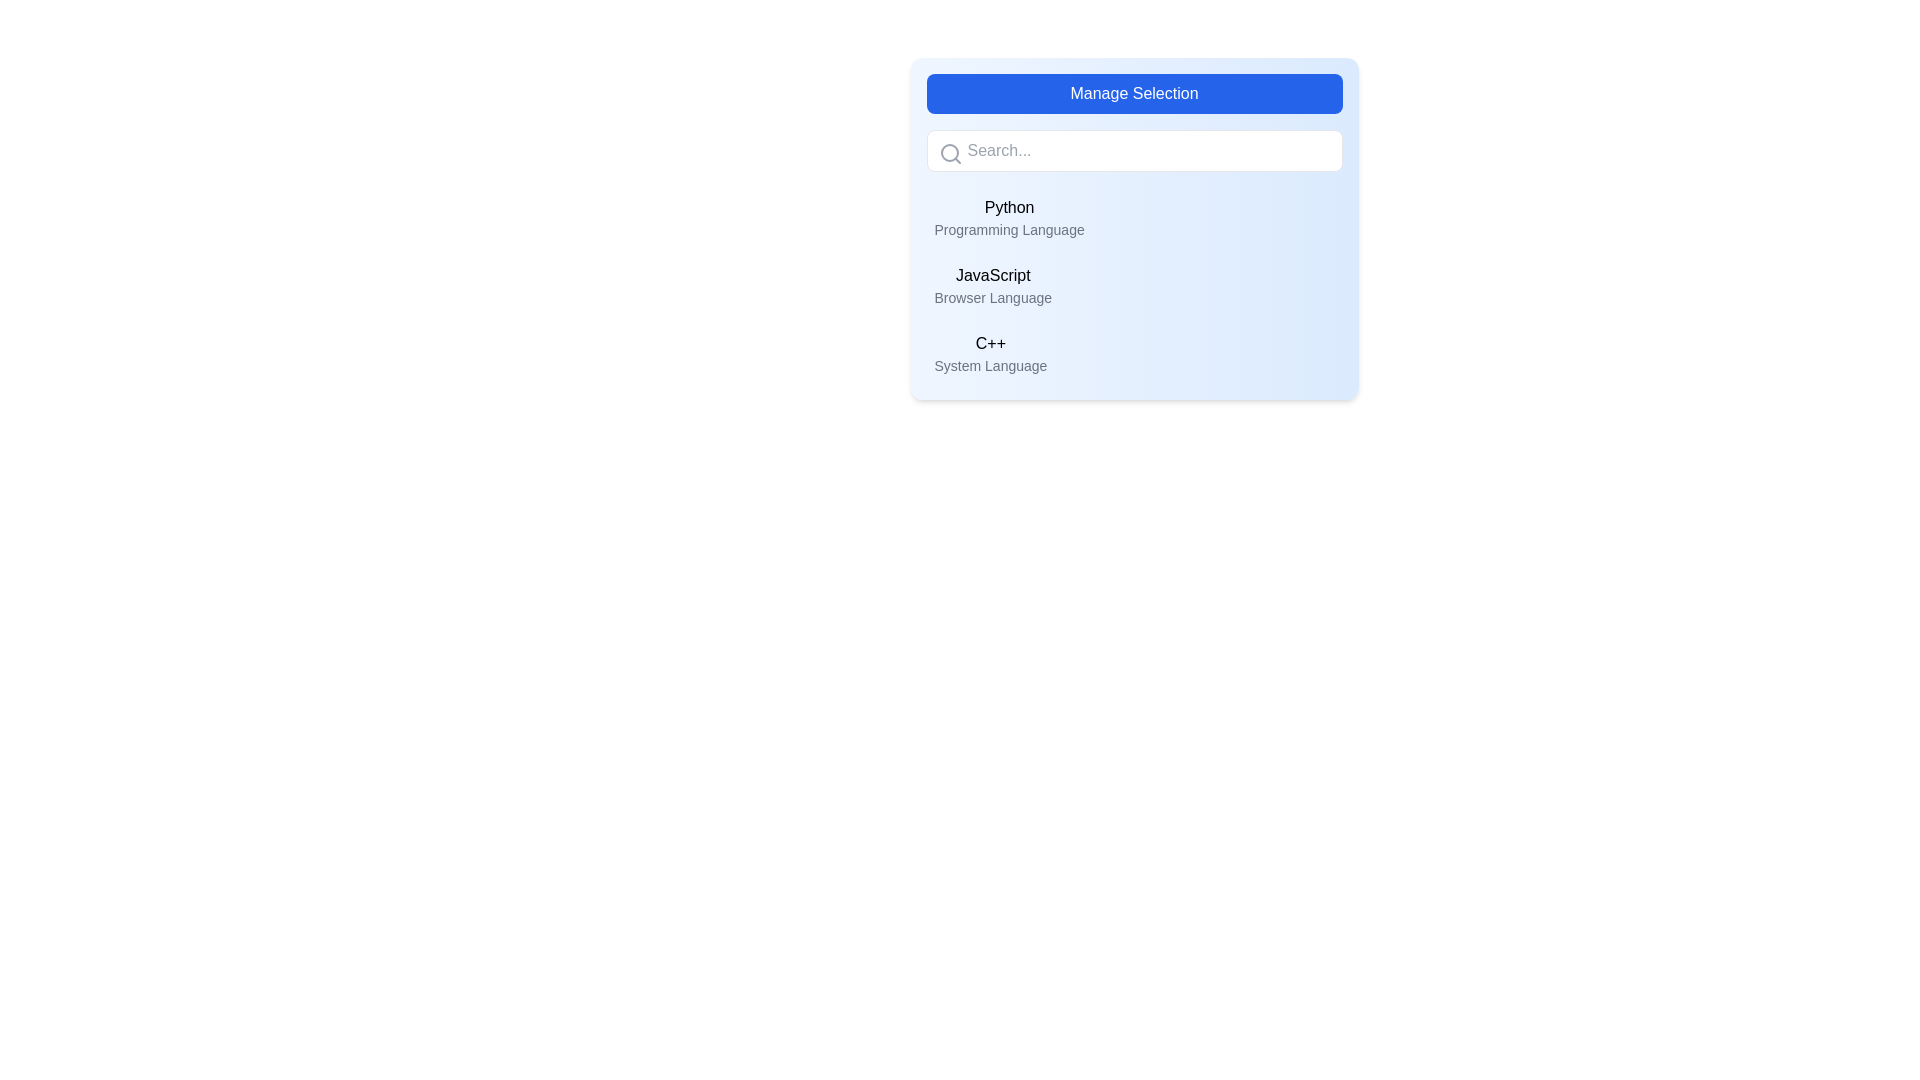 The width and height of the screenshot is (1920, 1080). What do you see at coordinates (1134, 218) in the screenshot?
I see `the first selectable list item representing the programming language 'Python'` at bounding box center [1134, 218].